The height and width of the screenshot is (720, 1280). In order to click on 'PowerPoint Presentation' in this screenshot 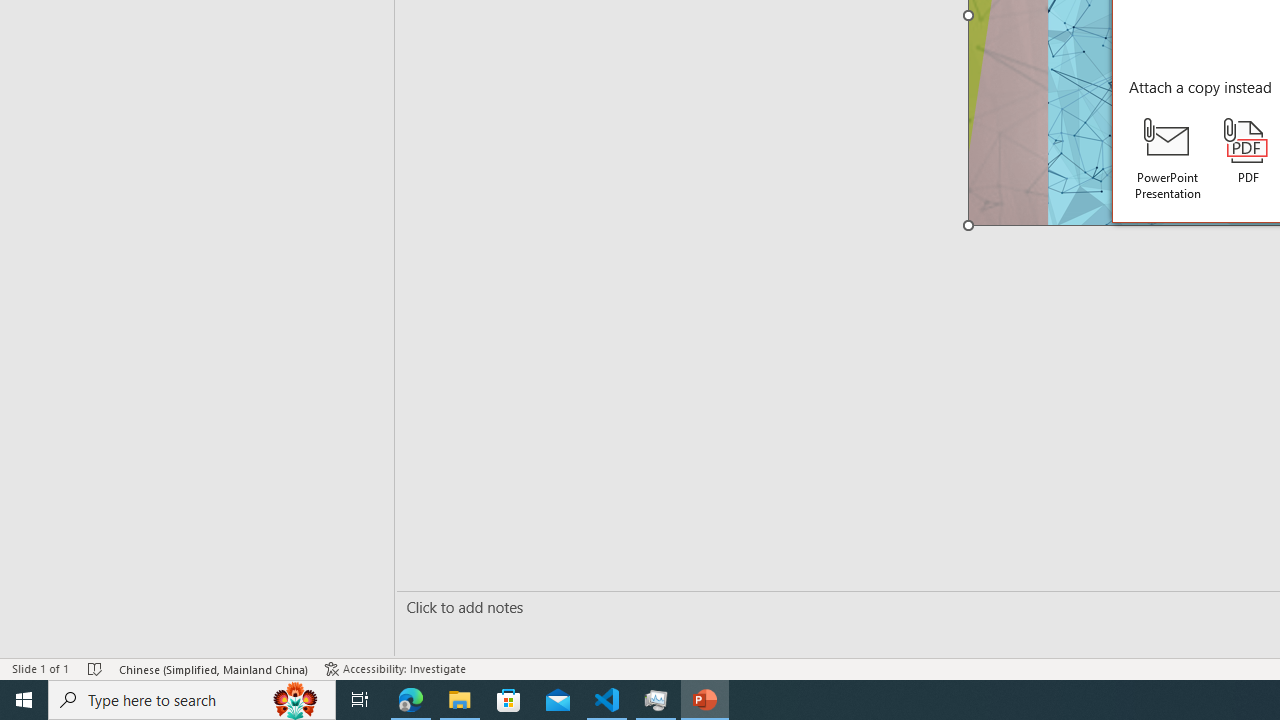, I will do `click(1168, 158)`.